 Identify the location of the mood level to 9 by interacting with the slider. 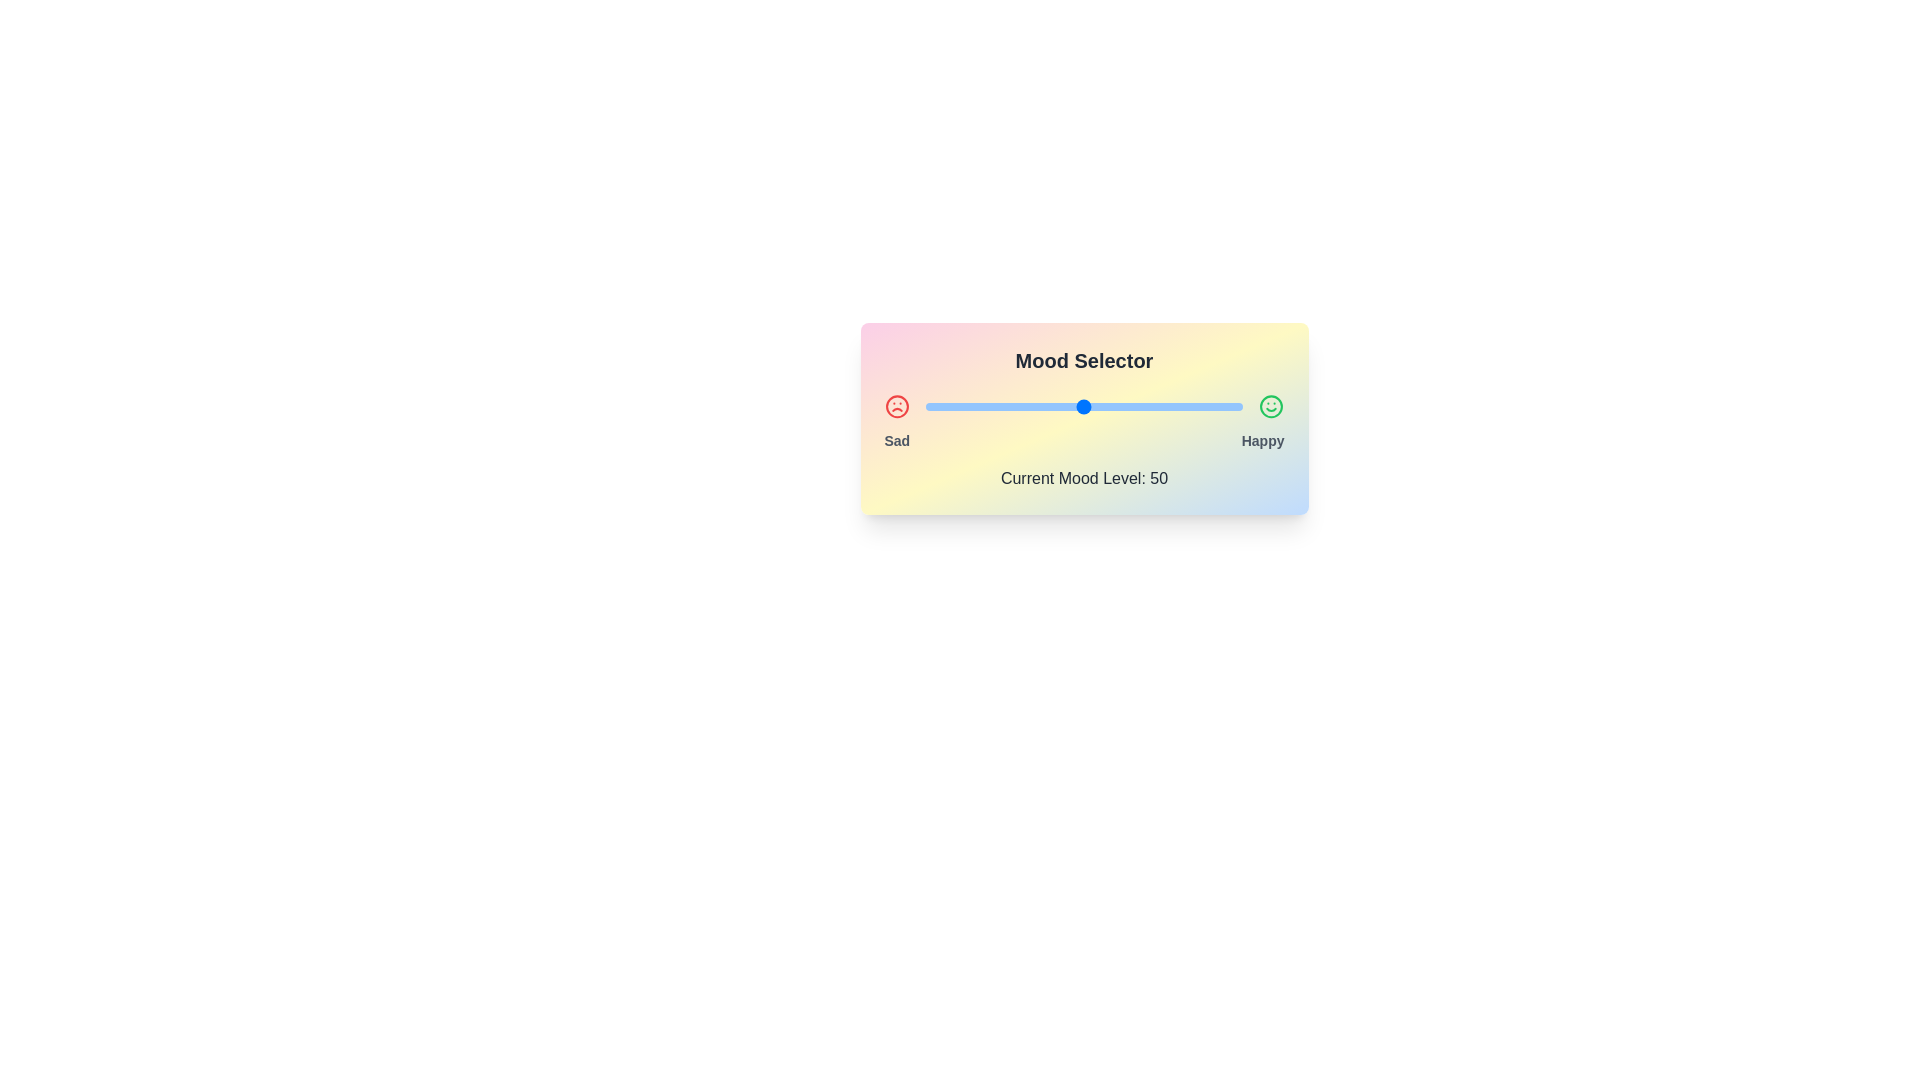
(953, 406).